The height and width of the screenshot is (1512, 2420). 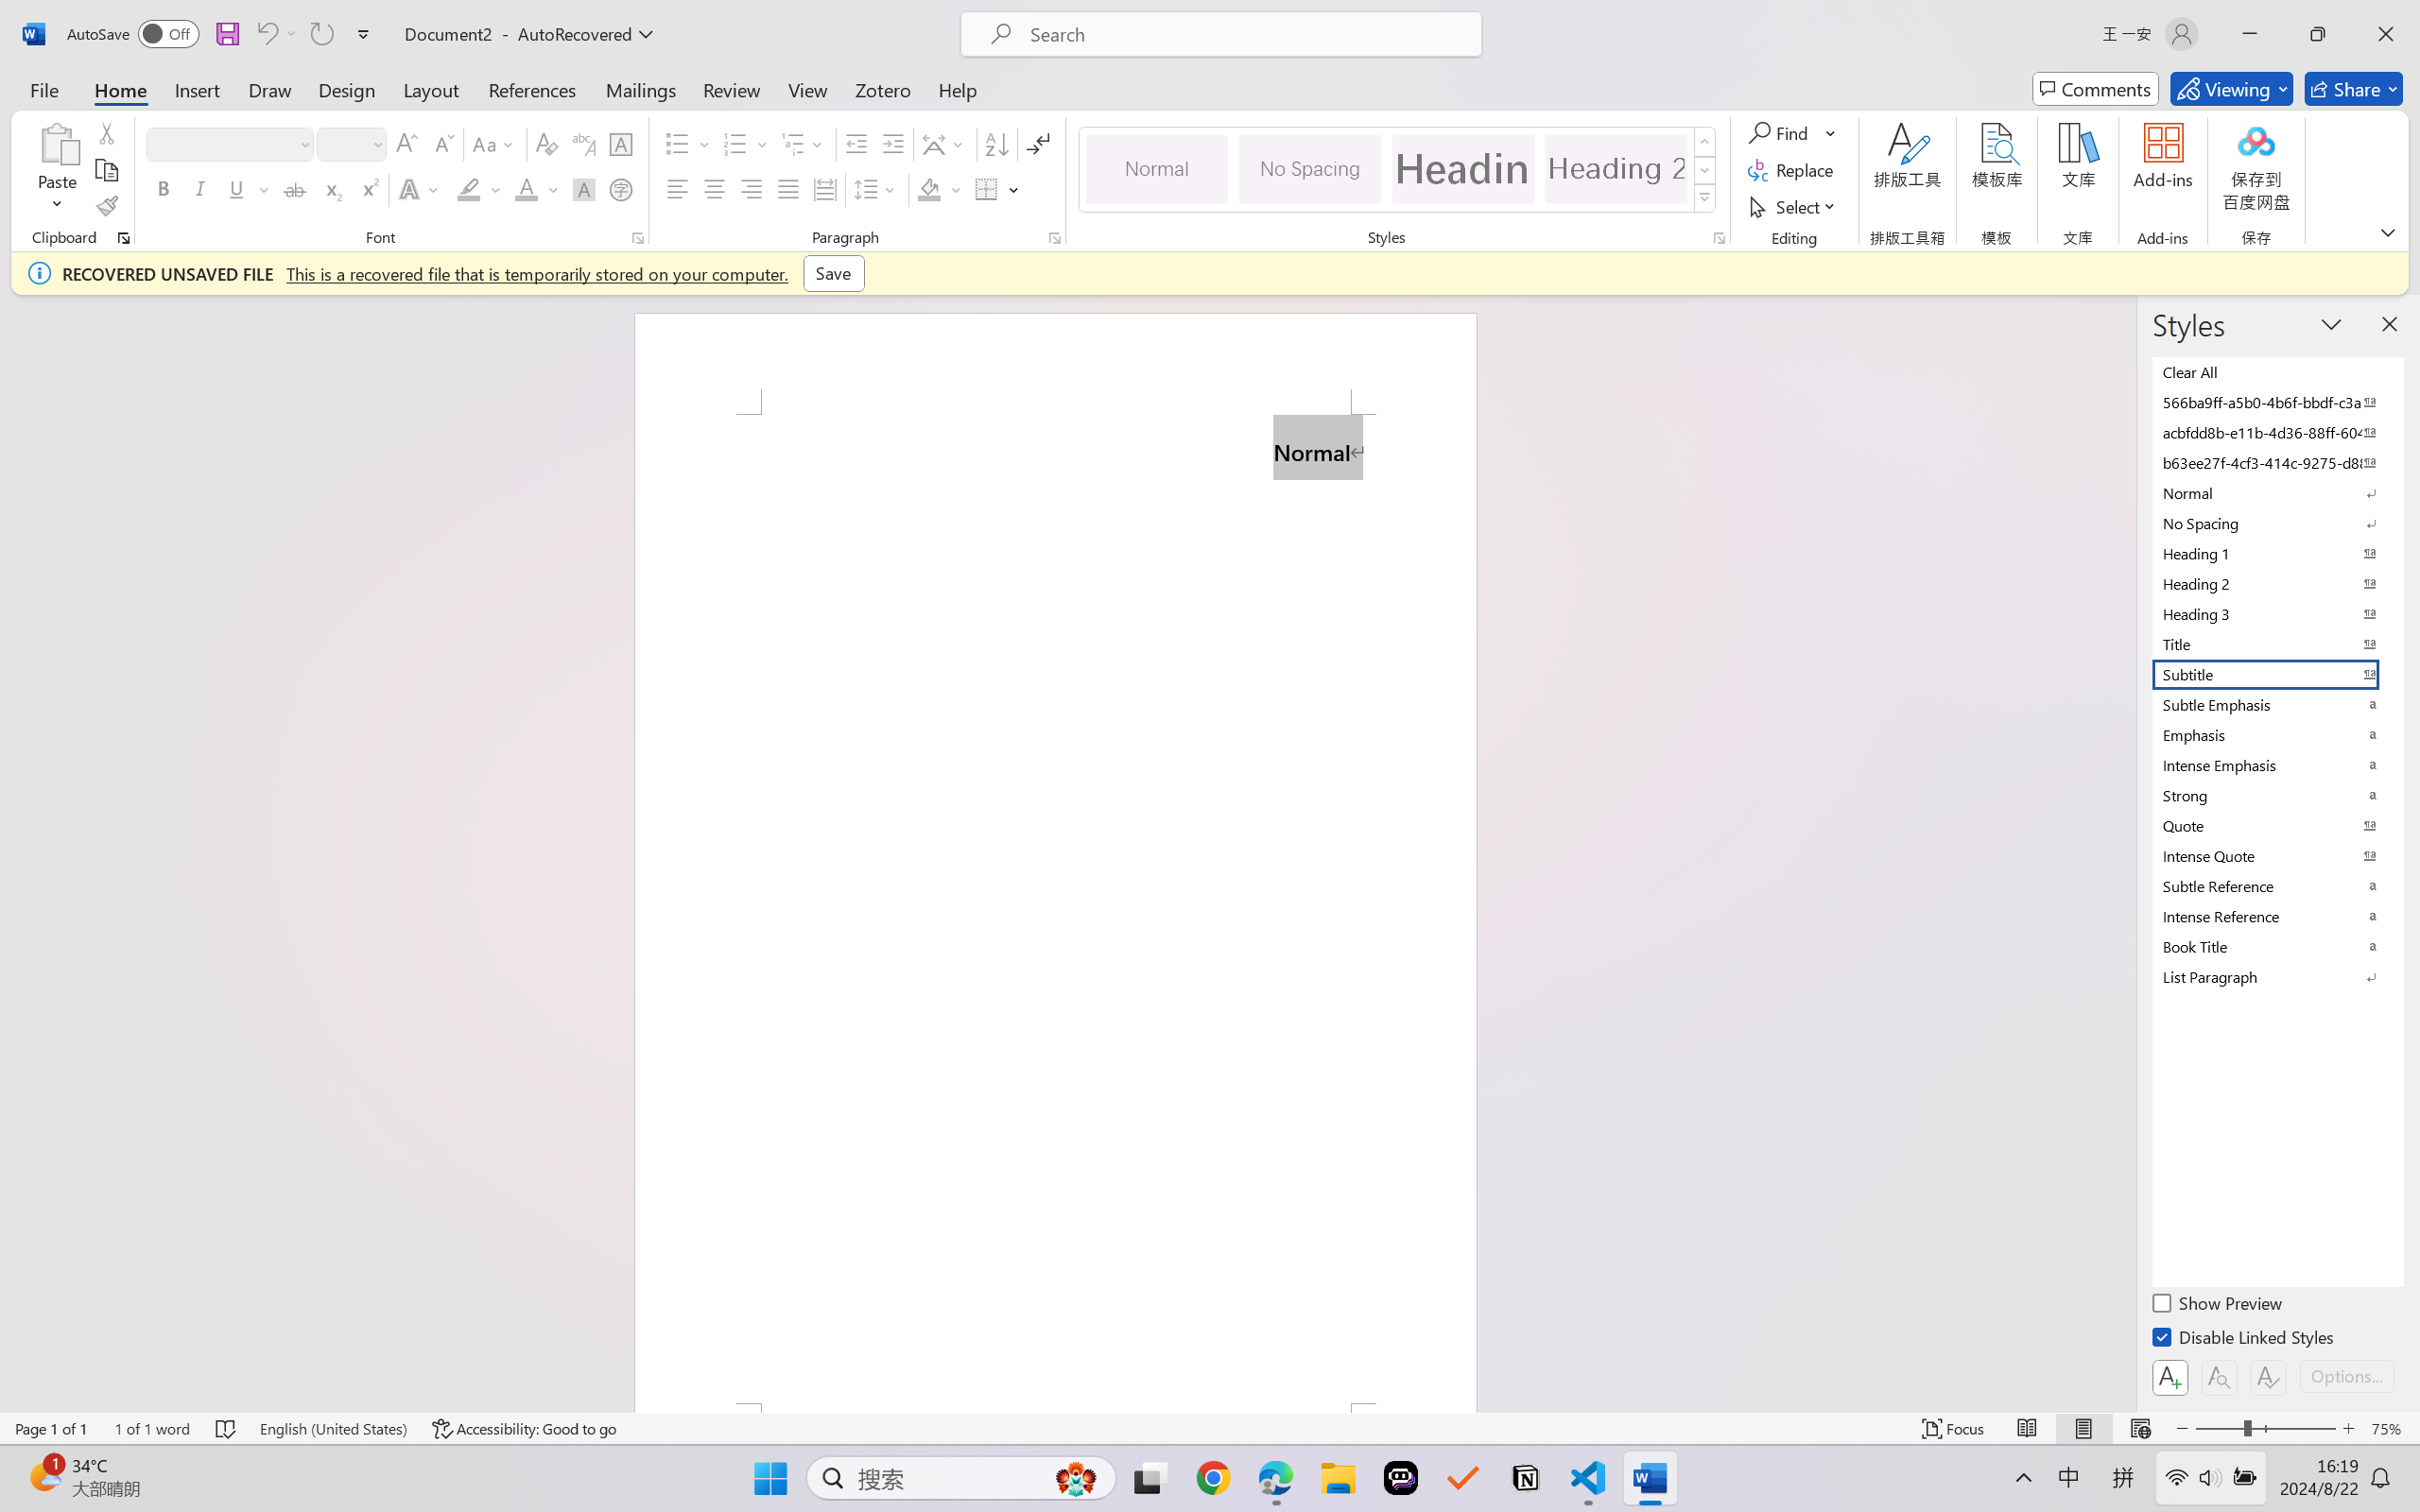 What do you see at coordinates (2275, 703) in the screenshot?
I see `'Subtle Emphasis'` at bounding box center [2275, 703].